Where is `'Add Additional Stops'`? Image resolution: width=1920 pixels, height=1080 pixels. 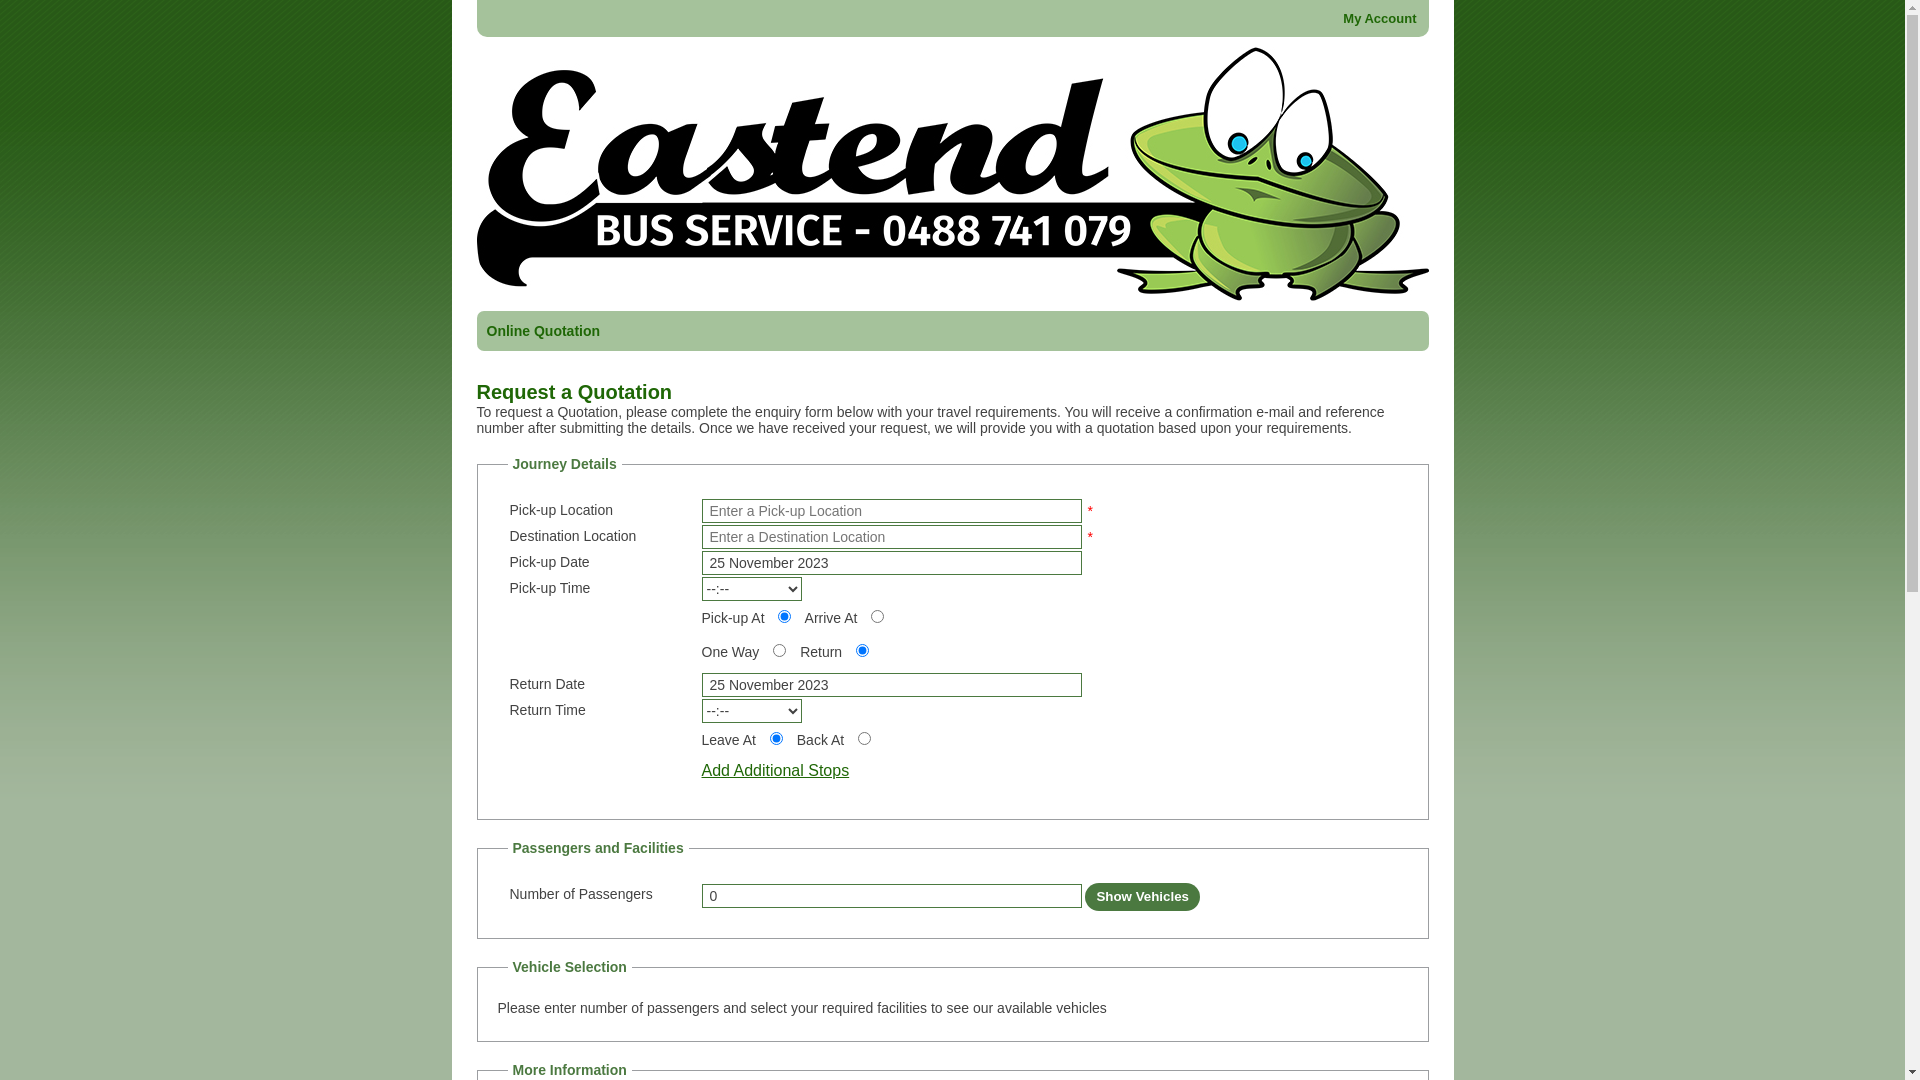
'Add Additional Stops' is located at coordinates (775, 769).